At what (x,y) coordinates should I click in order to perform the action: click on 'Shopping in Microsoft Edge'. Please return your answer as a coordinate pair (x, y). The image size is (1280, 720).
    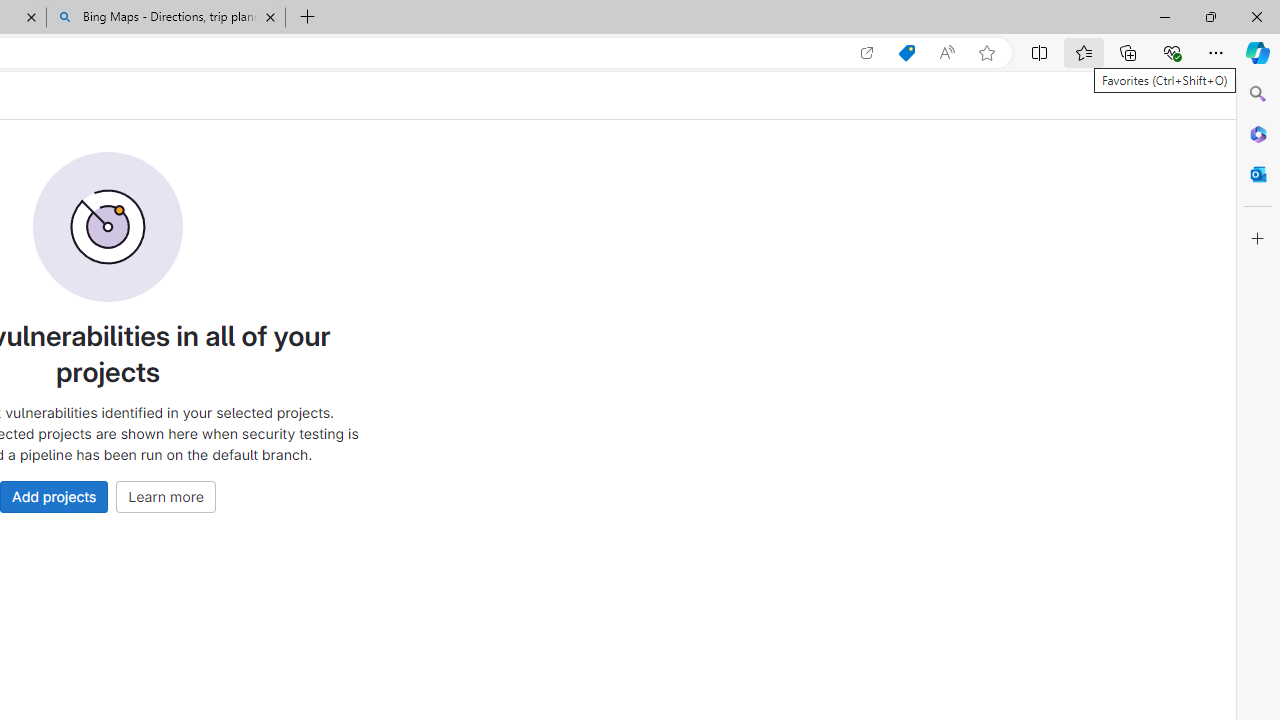
    Looking at the image, I should click on (905, 52).